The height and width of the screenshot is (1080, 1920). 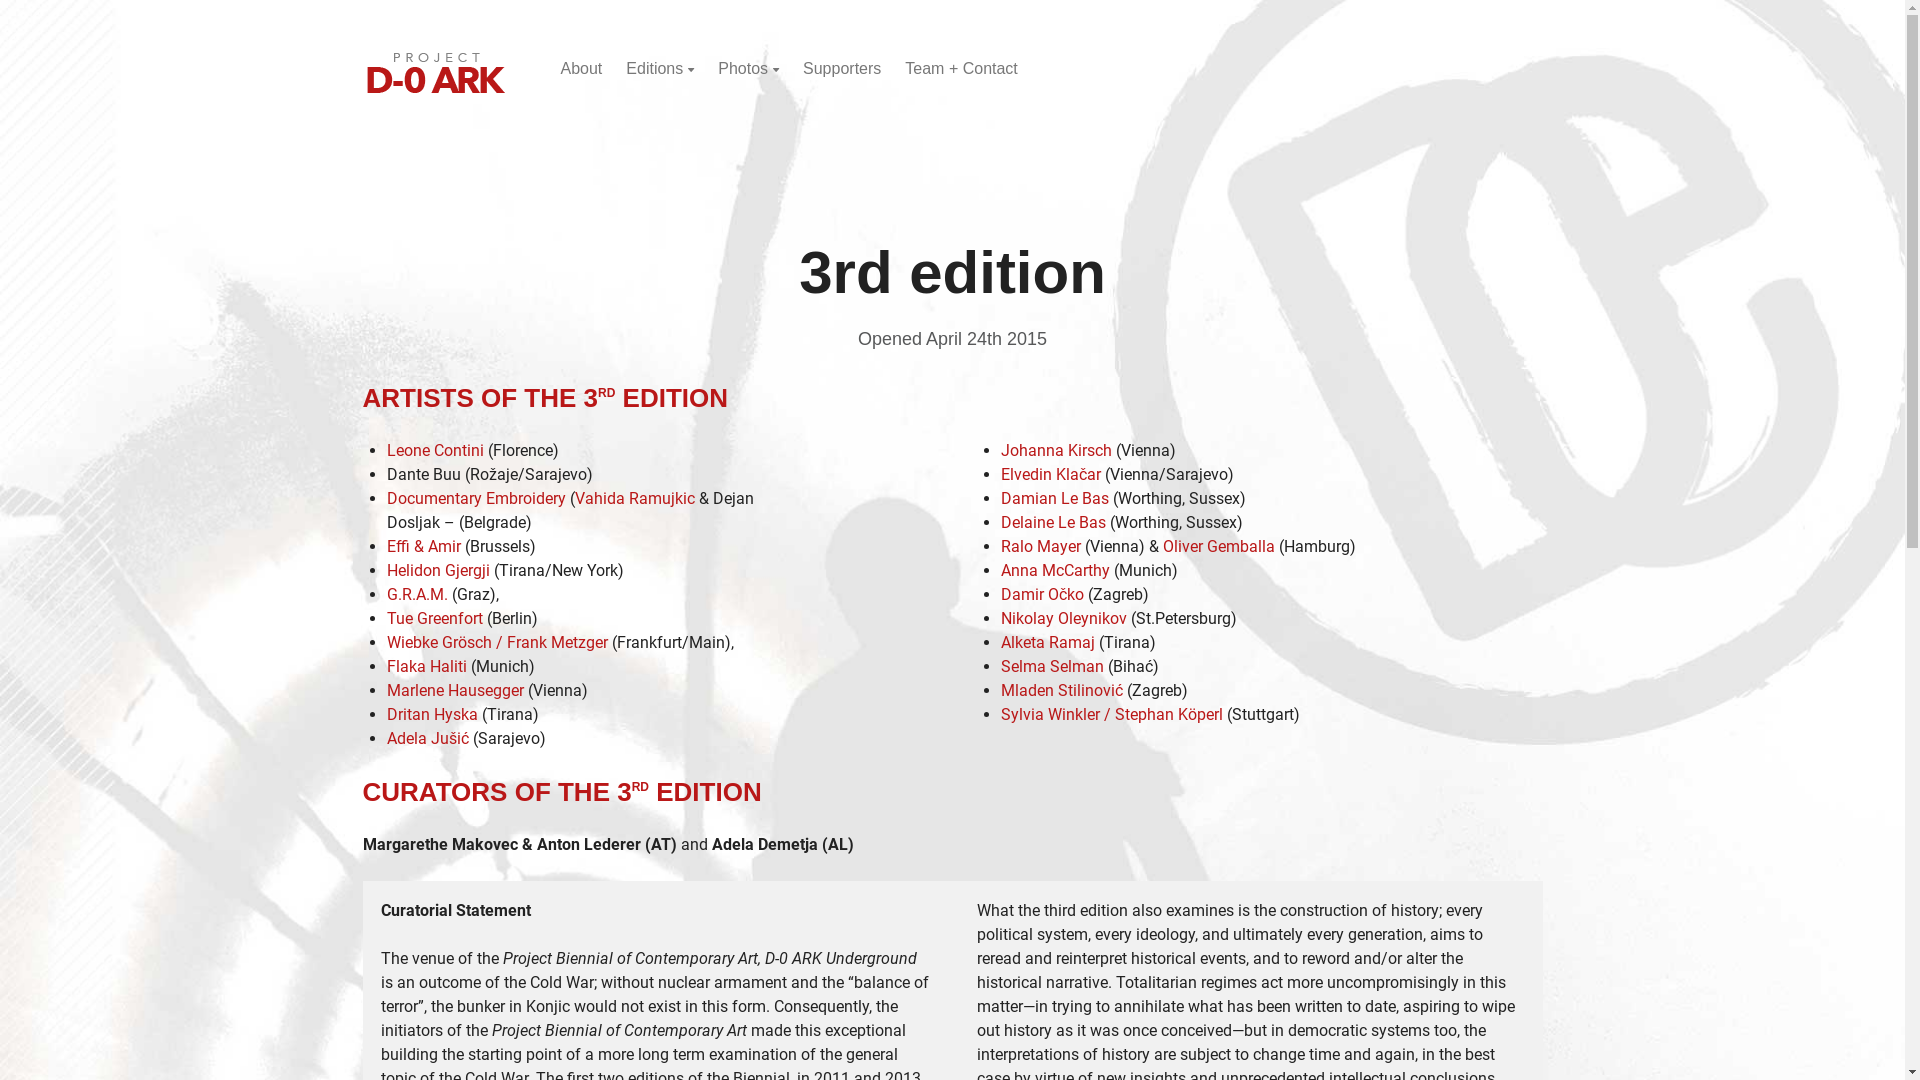 I want to click on 'Flaka Haliti', so click(x=425, y=666).